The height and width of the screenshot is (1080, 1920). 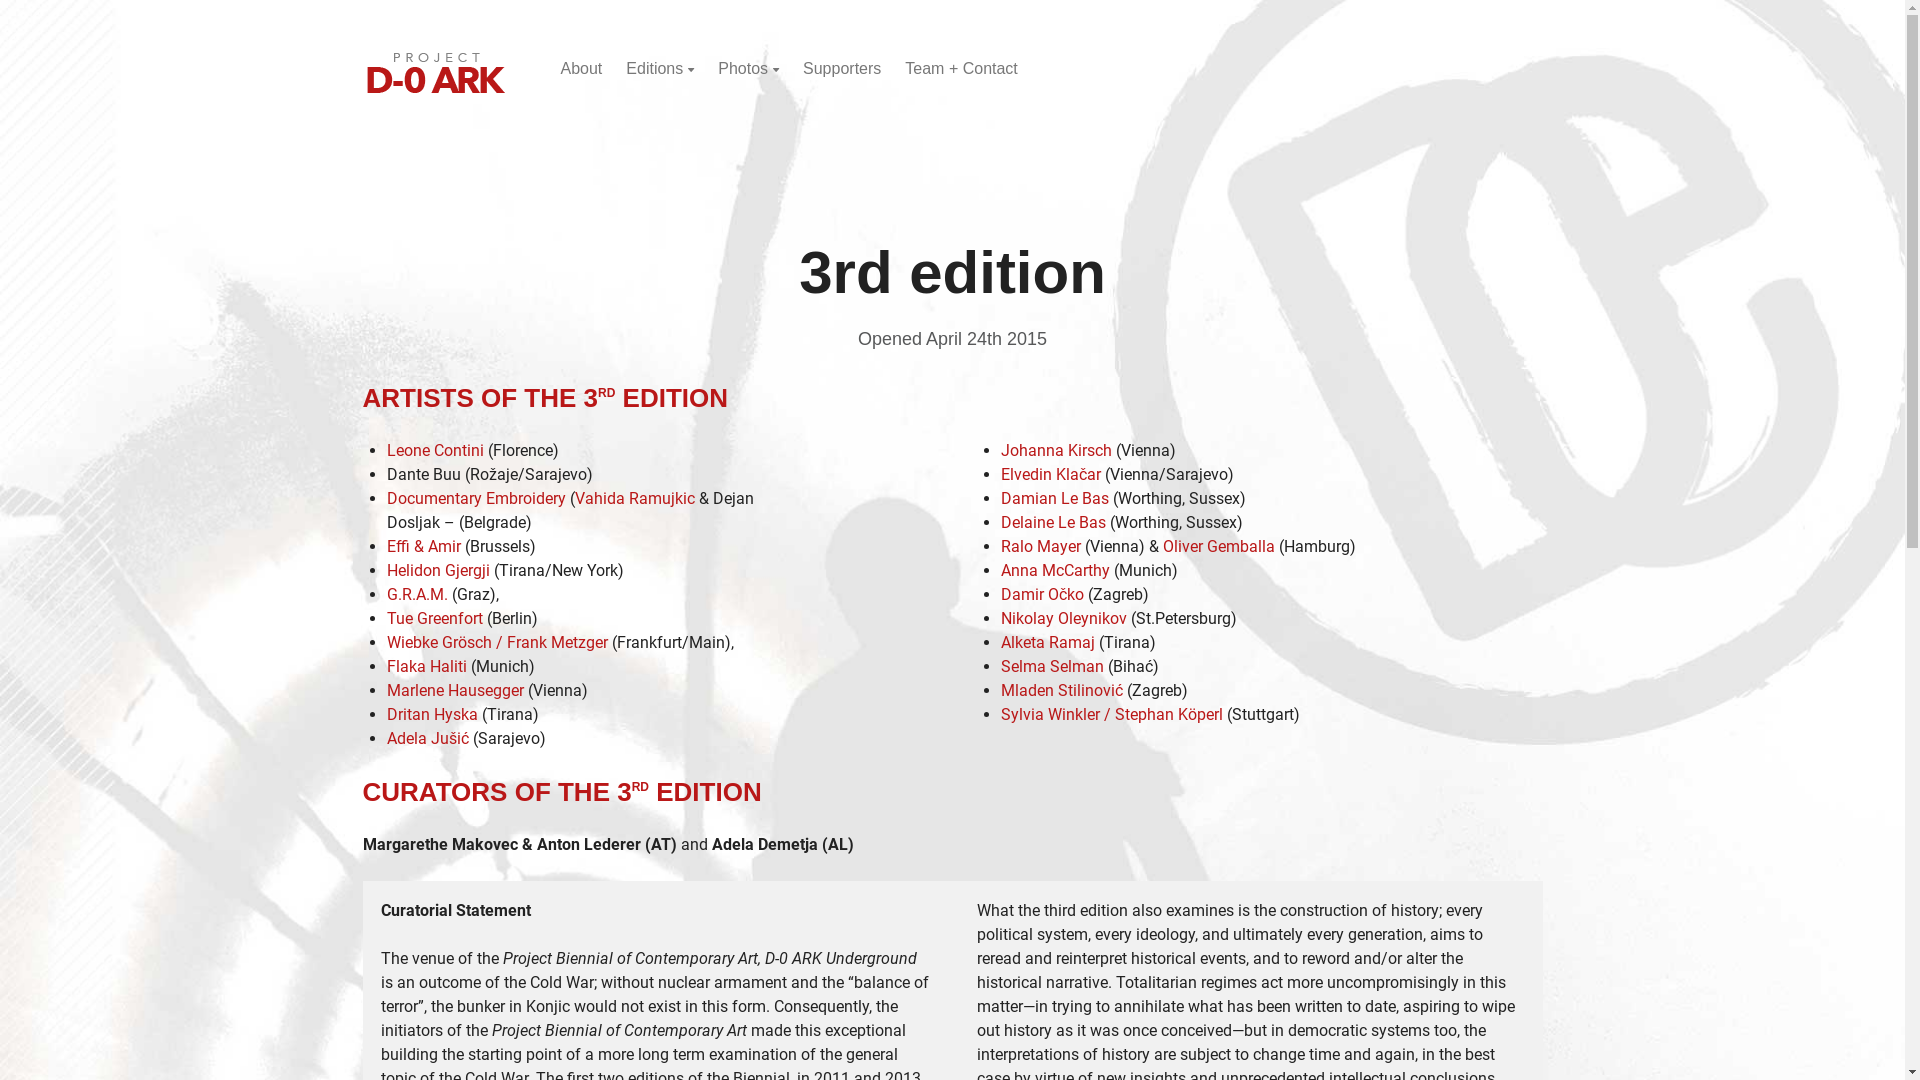 I want to click on 'Flaka Haliti', so click(x=425, y=666).